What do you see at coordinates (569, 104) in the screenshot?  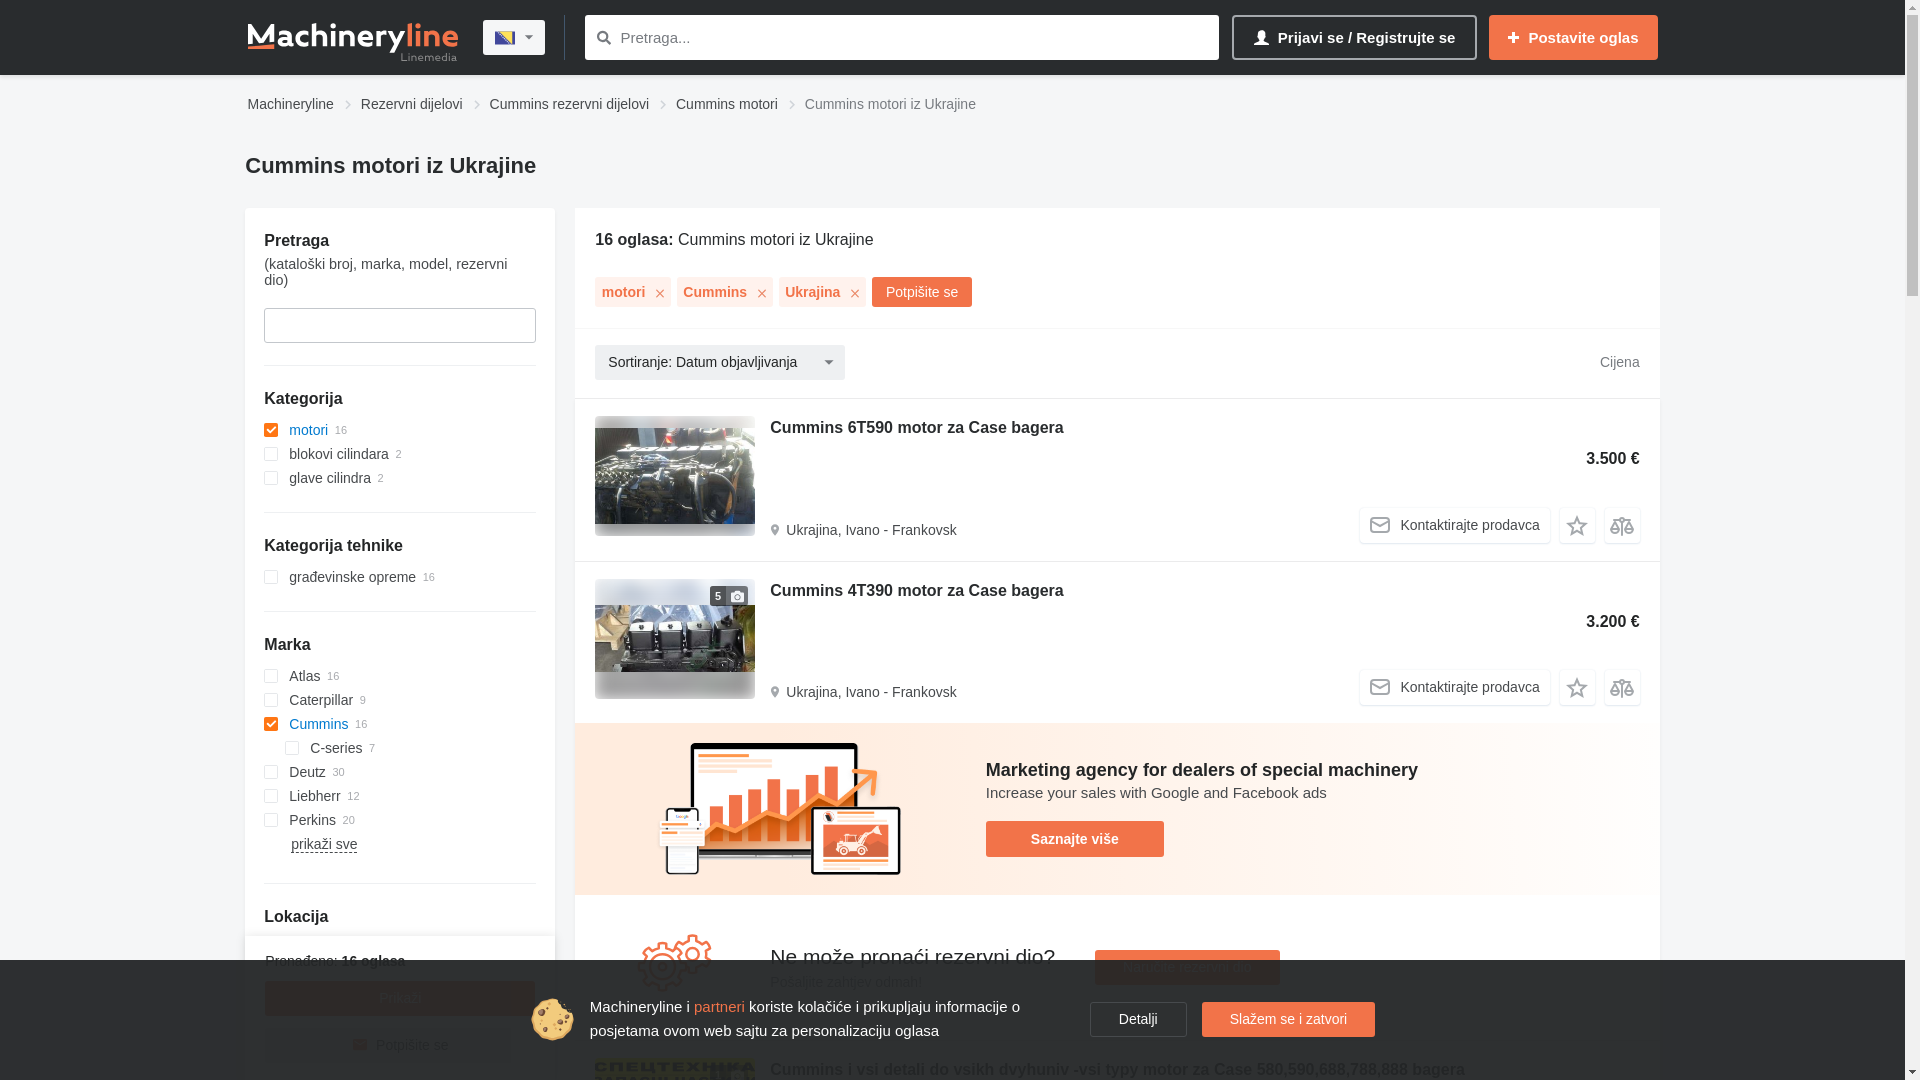 I see `'Cummins rezervni dijelovi'` at bounding box center [569, 104].